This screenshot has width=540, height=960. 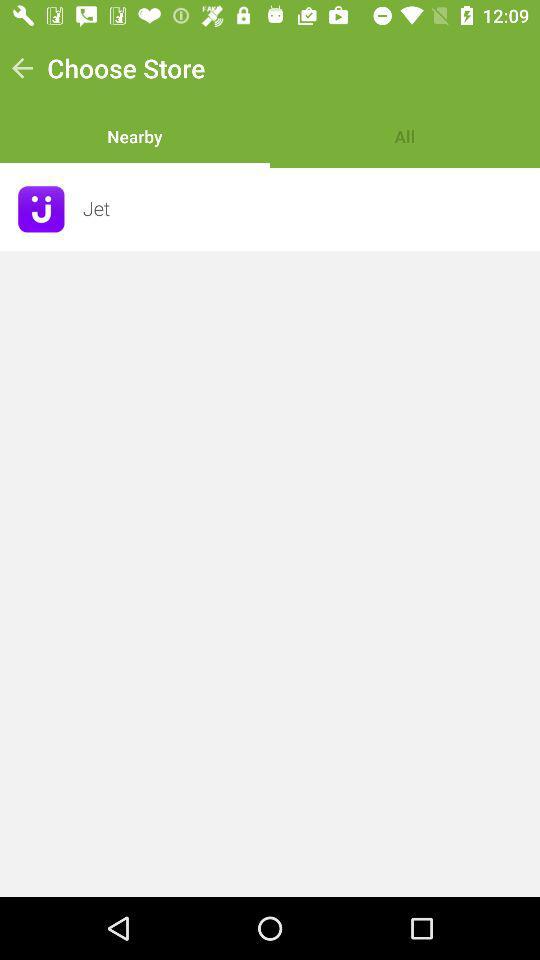 I want to click on item next to choose store icon, so click(x=21, y=68).